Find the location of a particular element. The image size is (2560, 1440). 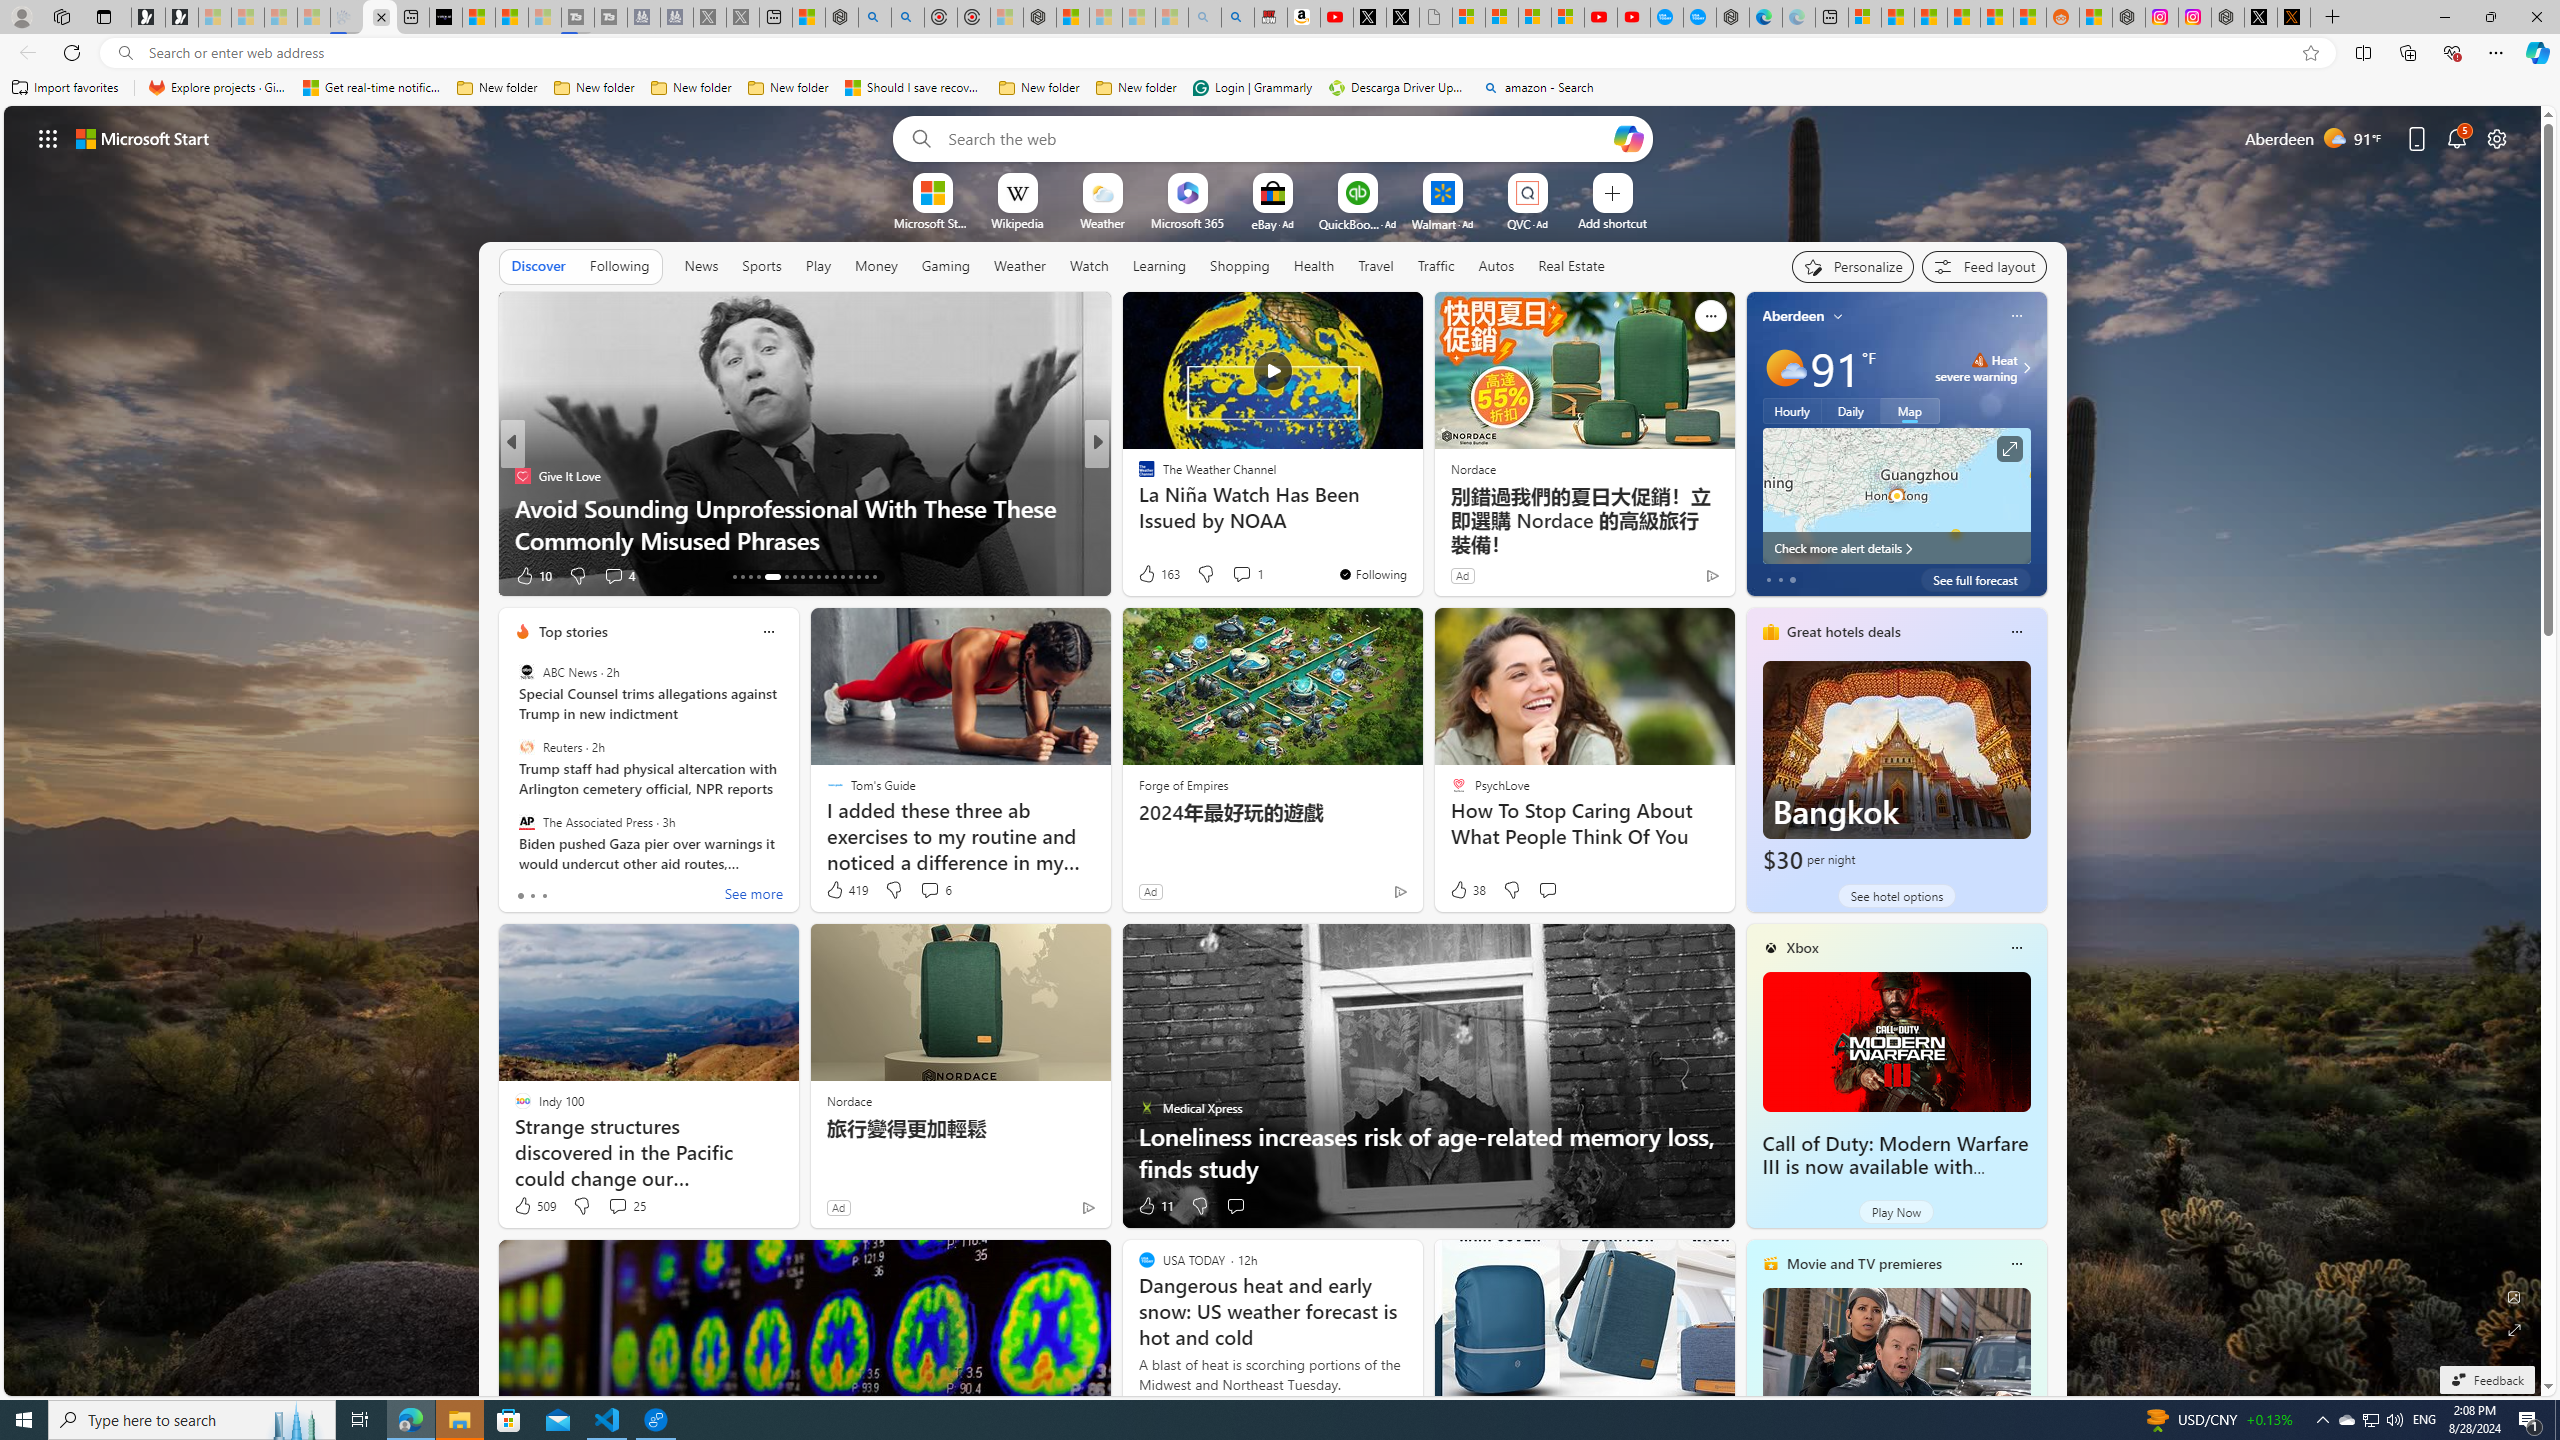

'Newsletter Sign Up' is located at coordinates (180, 16).